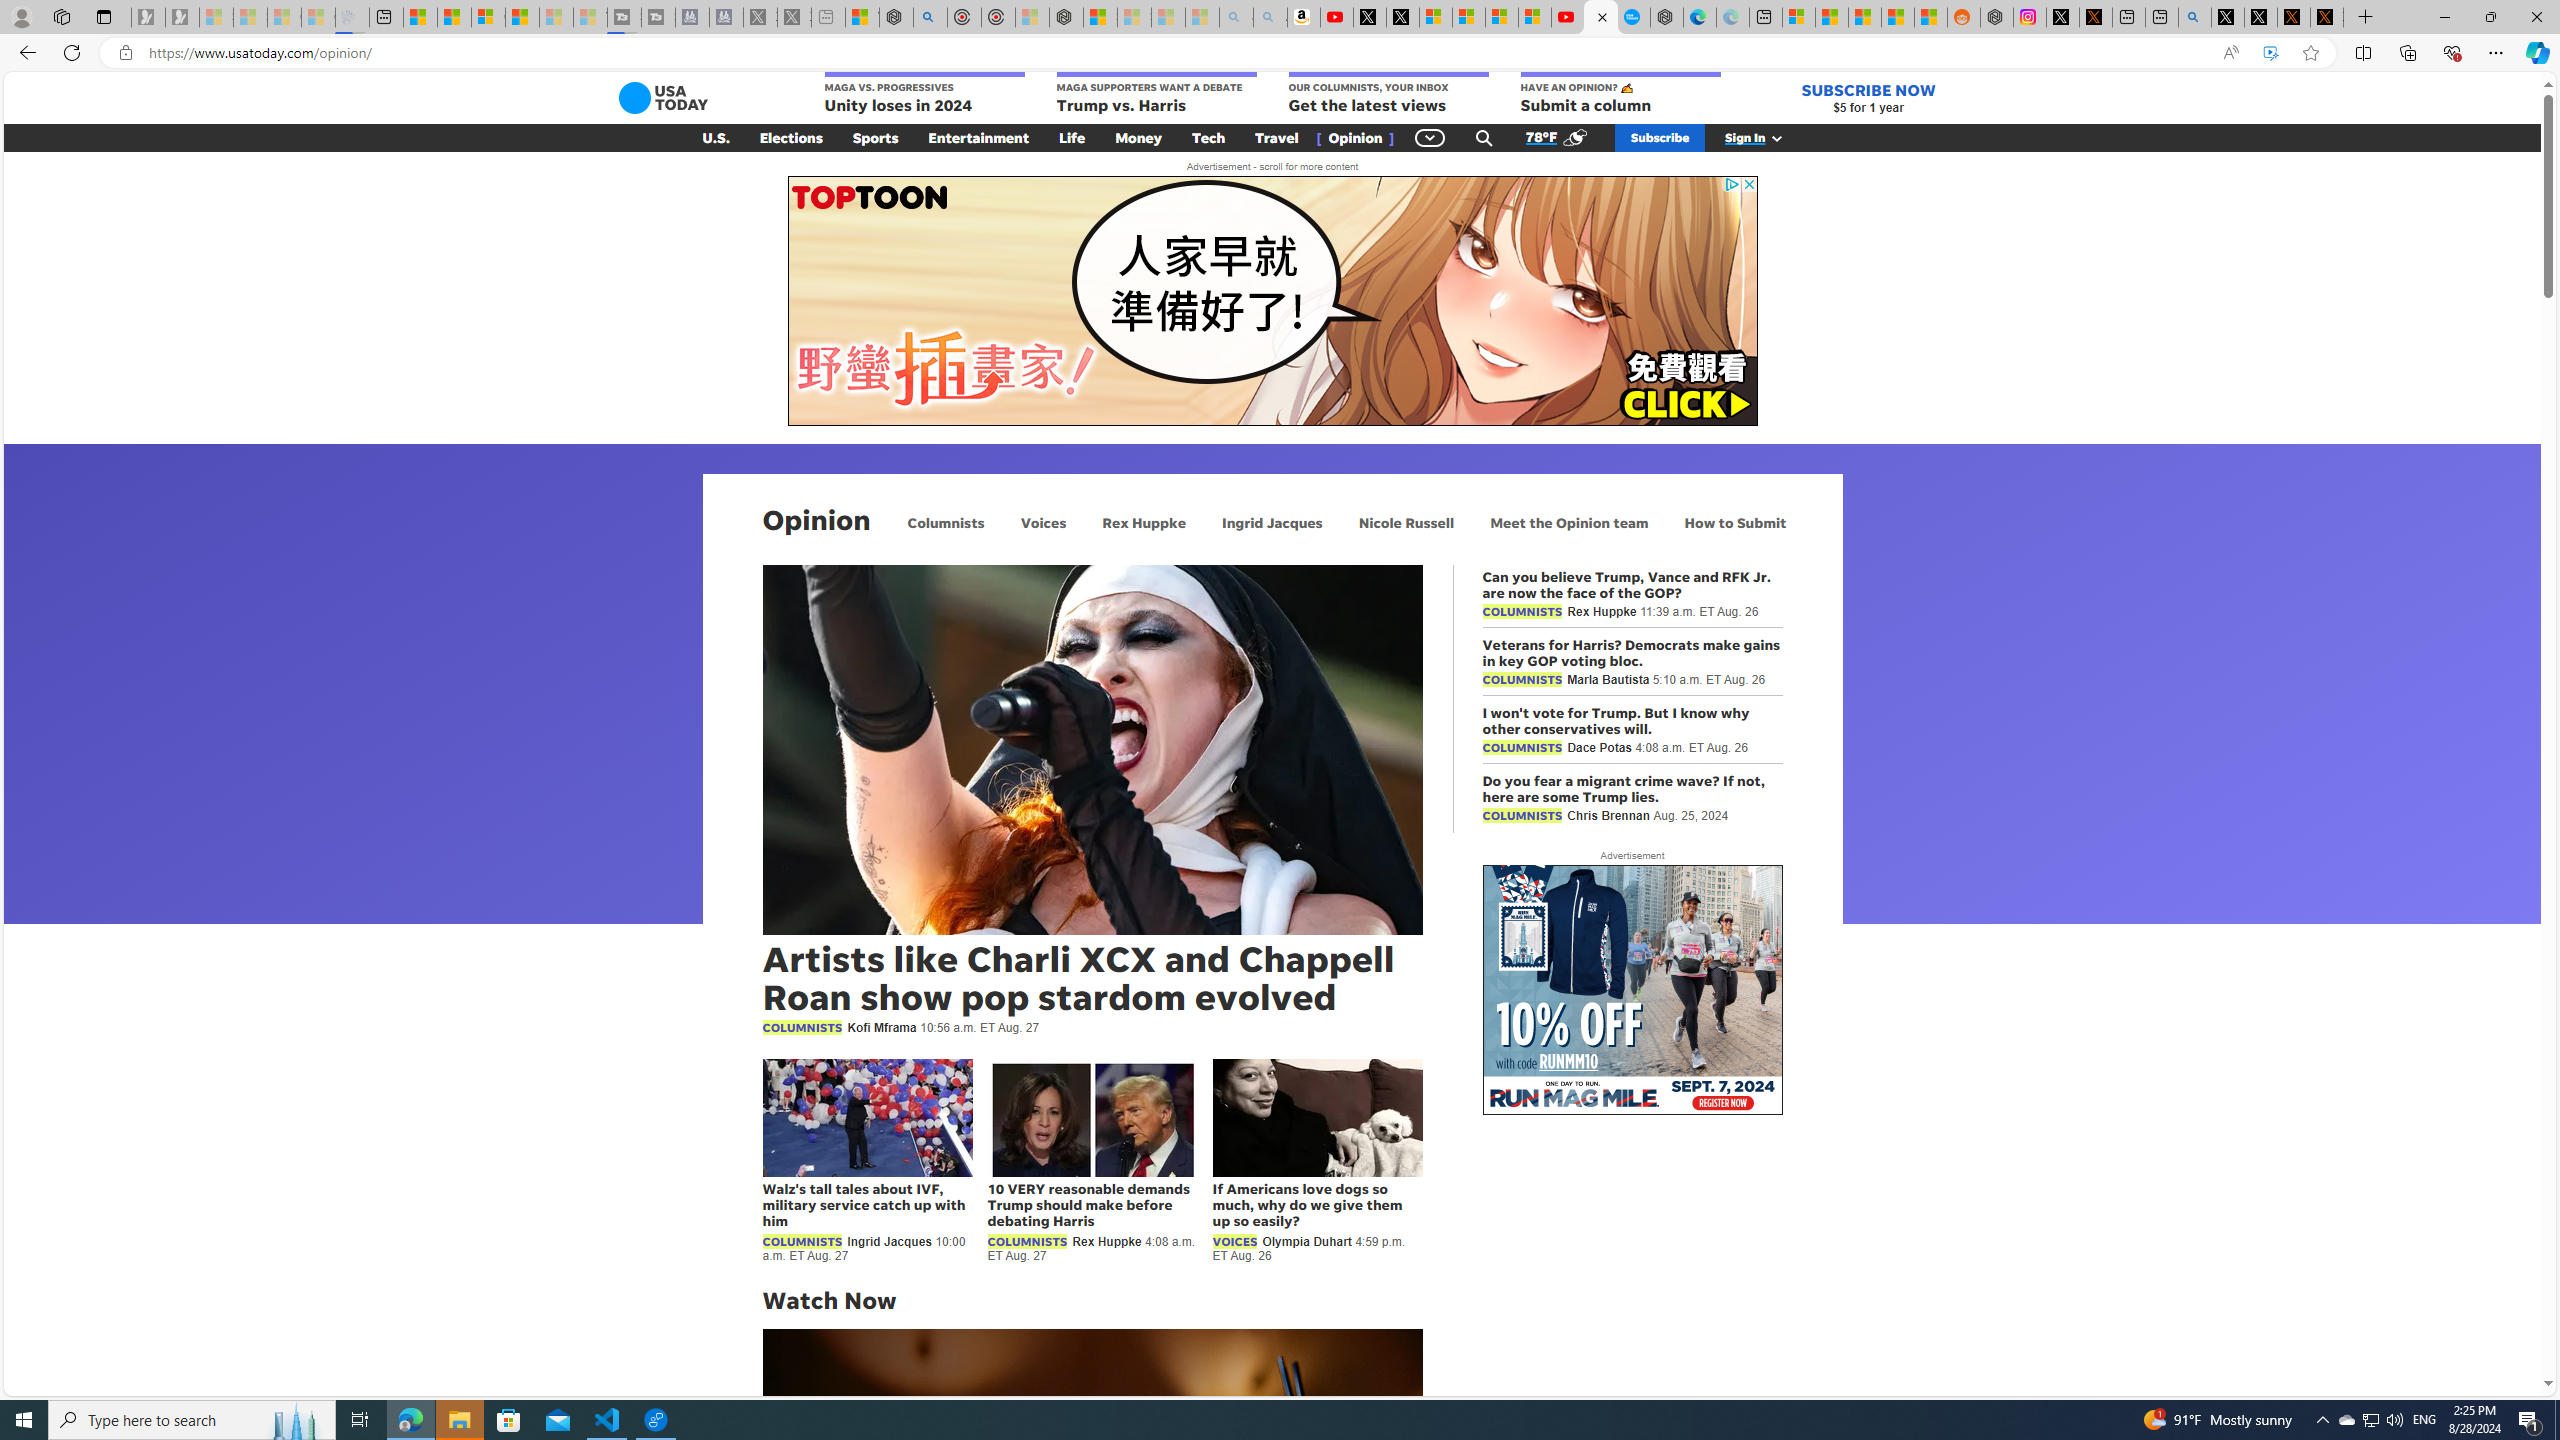 The image size is (2560, 1440). Describe the element at coordinates (1207, 137) in the screenshot. I see `'Tech'` at that location.